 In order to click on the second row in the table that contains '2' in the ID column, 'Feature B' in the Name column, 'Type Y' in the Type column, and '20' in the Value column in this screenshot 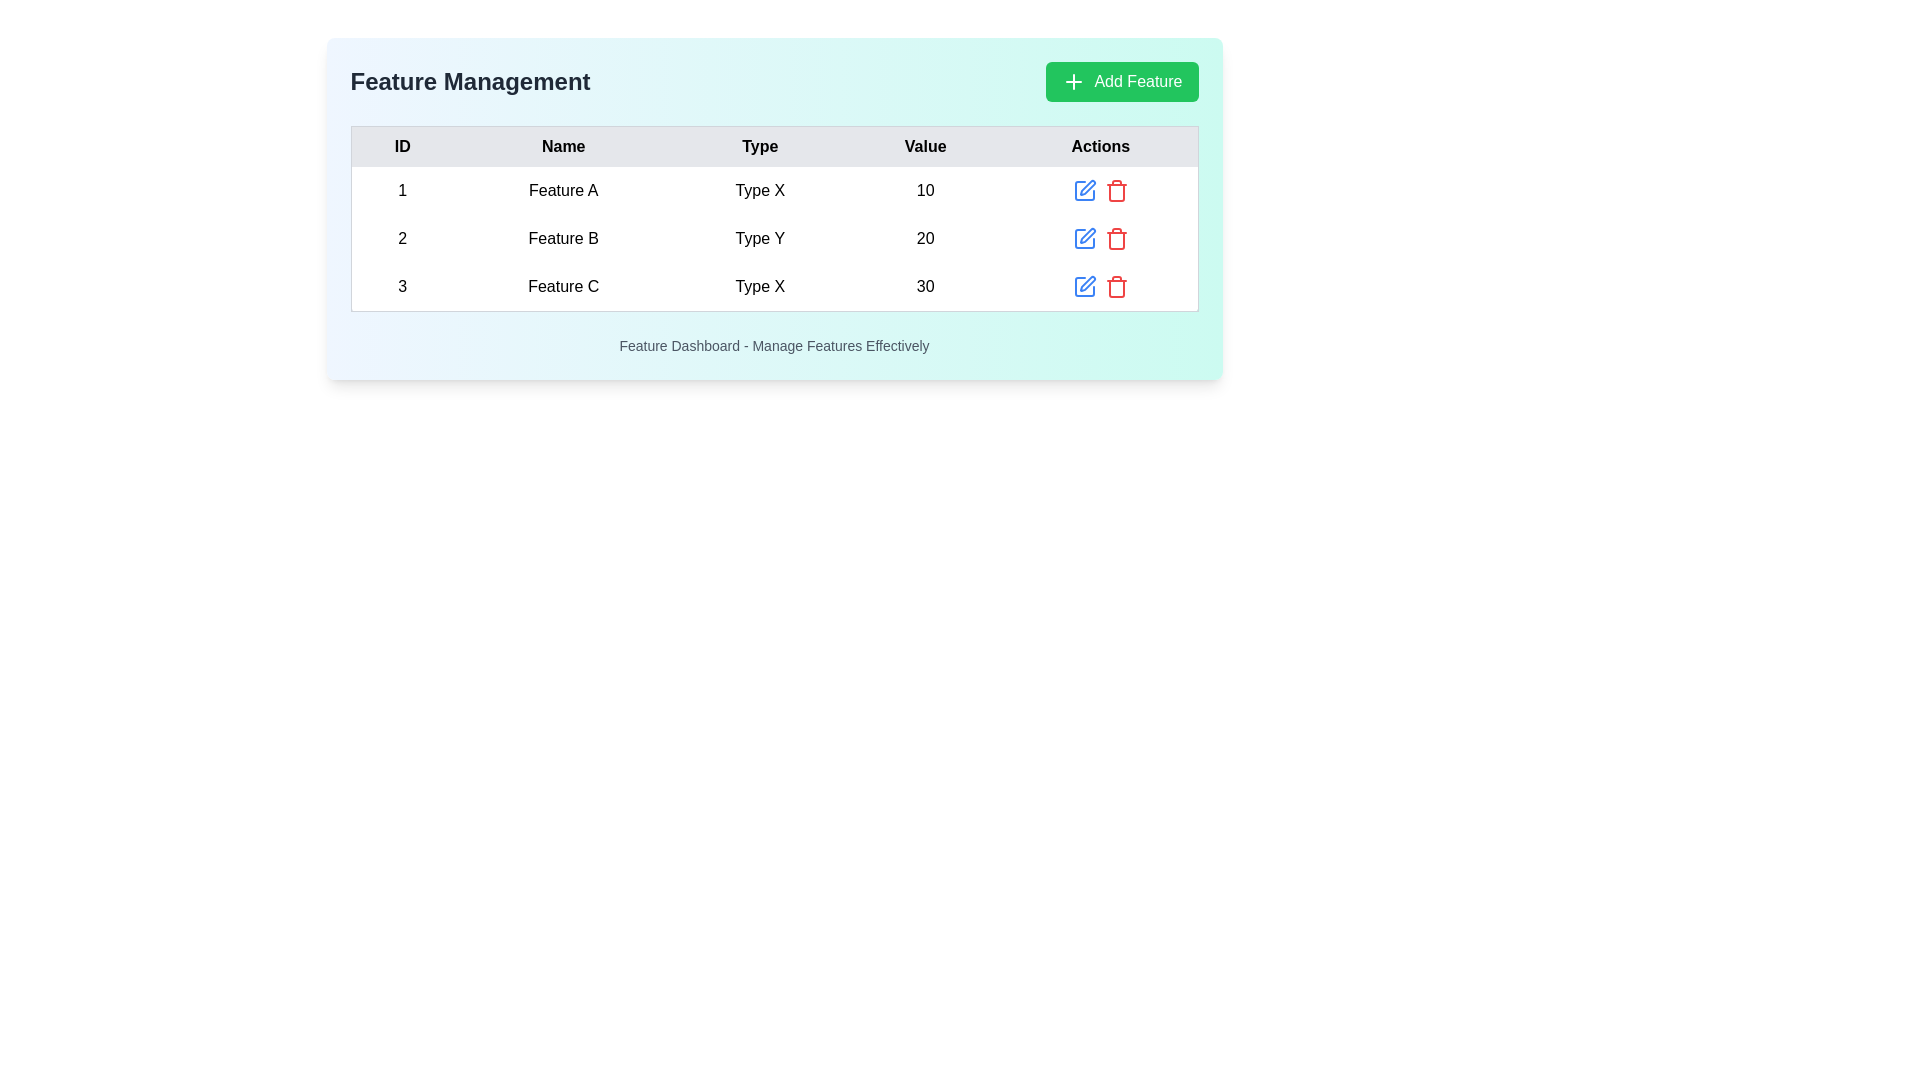, I will do `click(773, 238)`.